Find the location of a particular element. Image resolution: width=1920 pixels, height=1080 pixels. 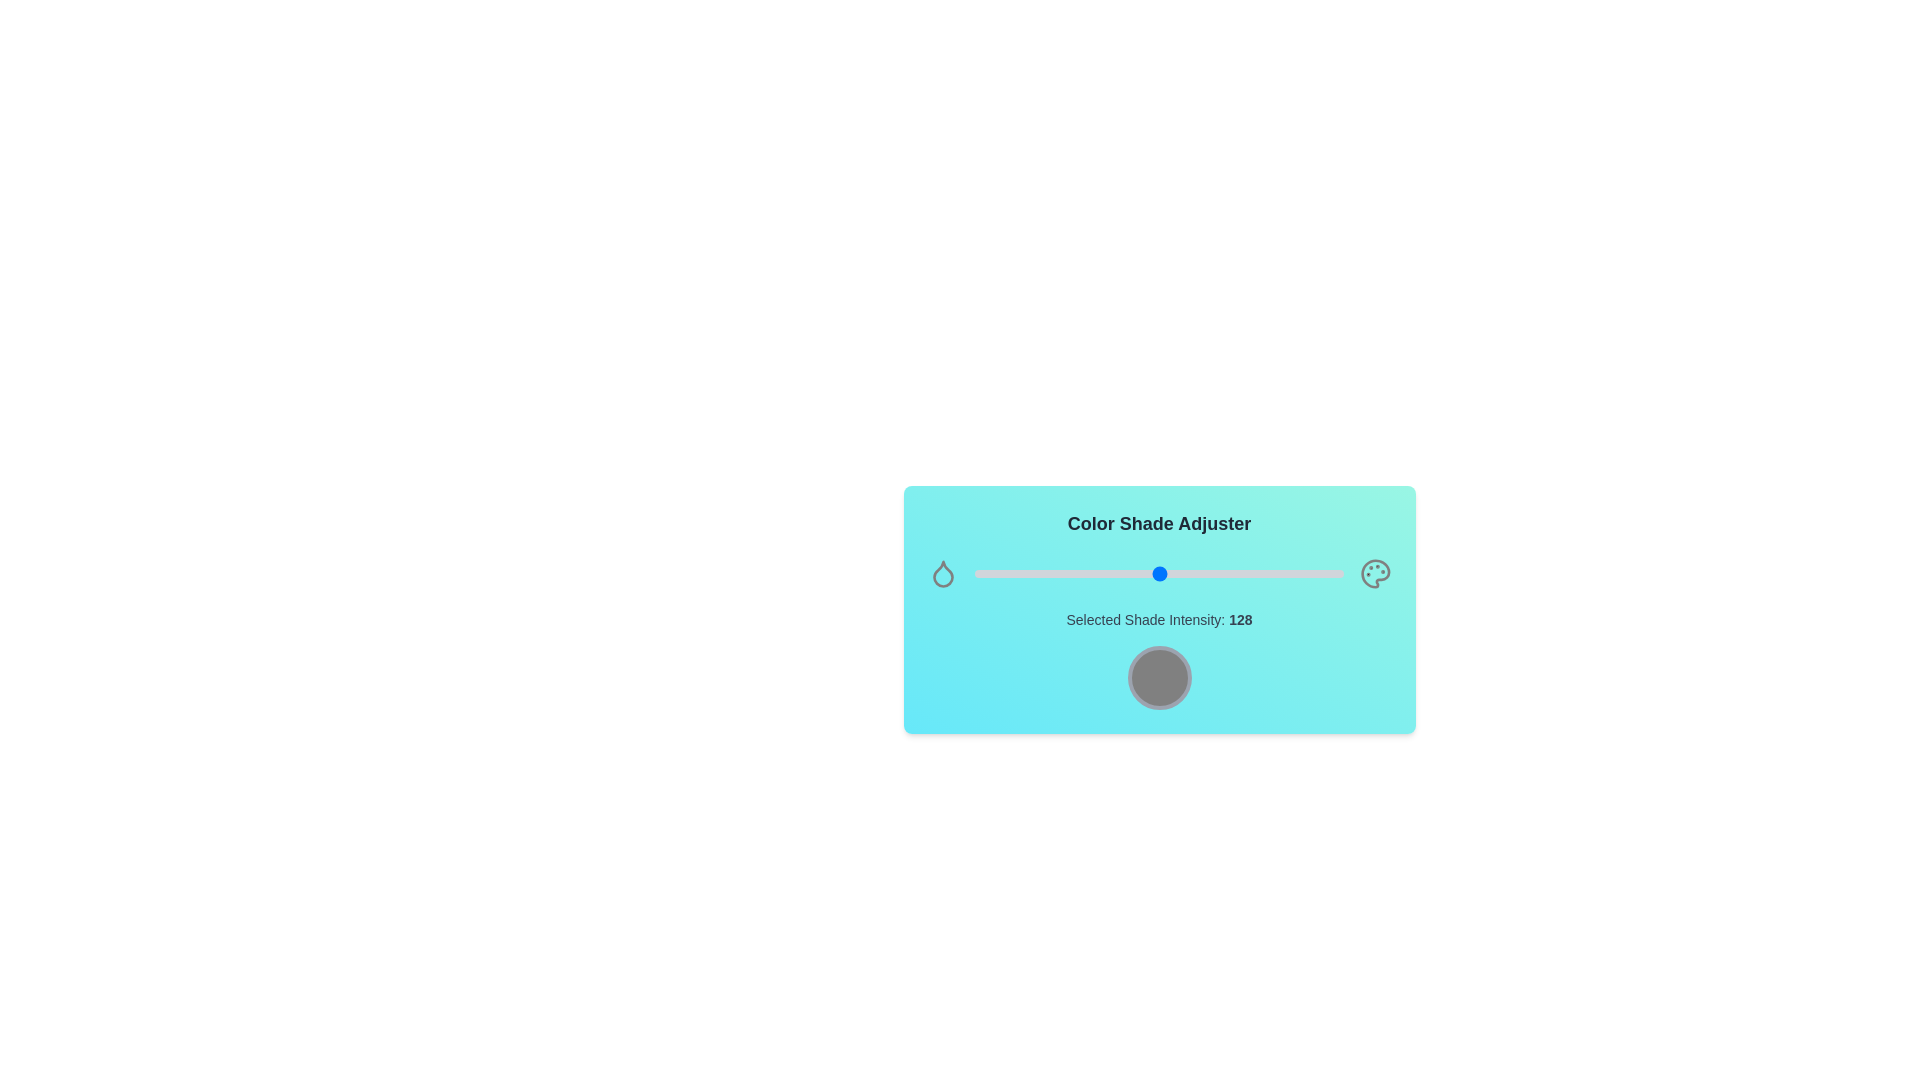

the shade intensity to 20 by interacting with the slider is located at coordinates (1003, 574).